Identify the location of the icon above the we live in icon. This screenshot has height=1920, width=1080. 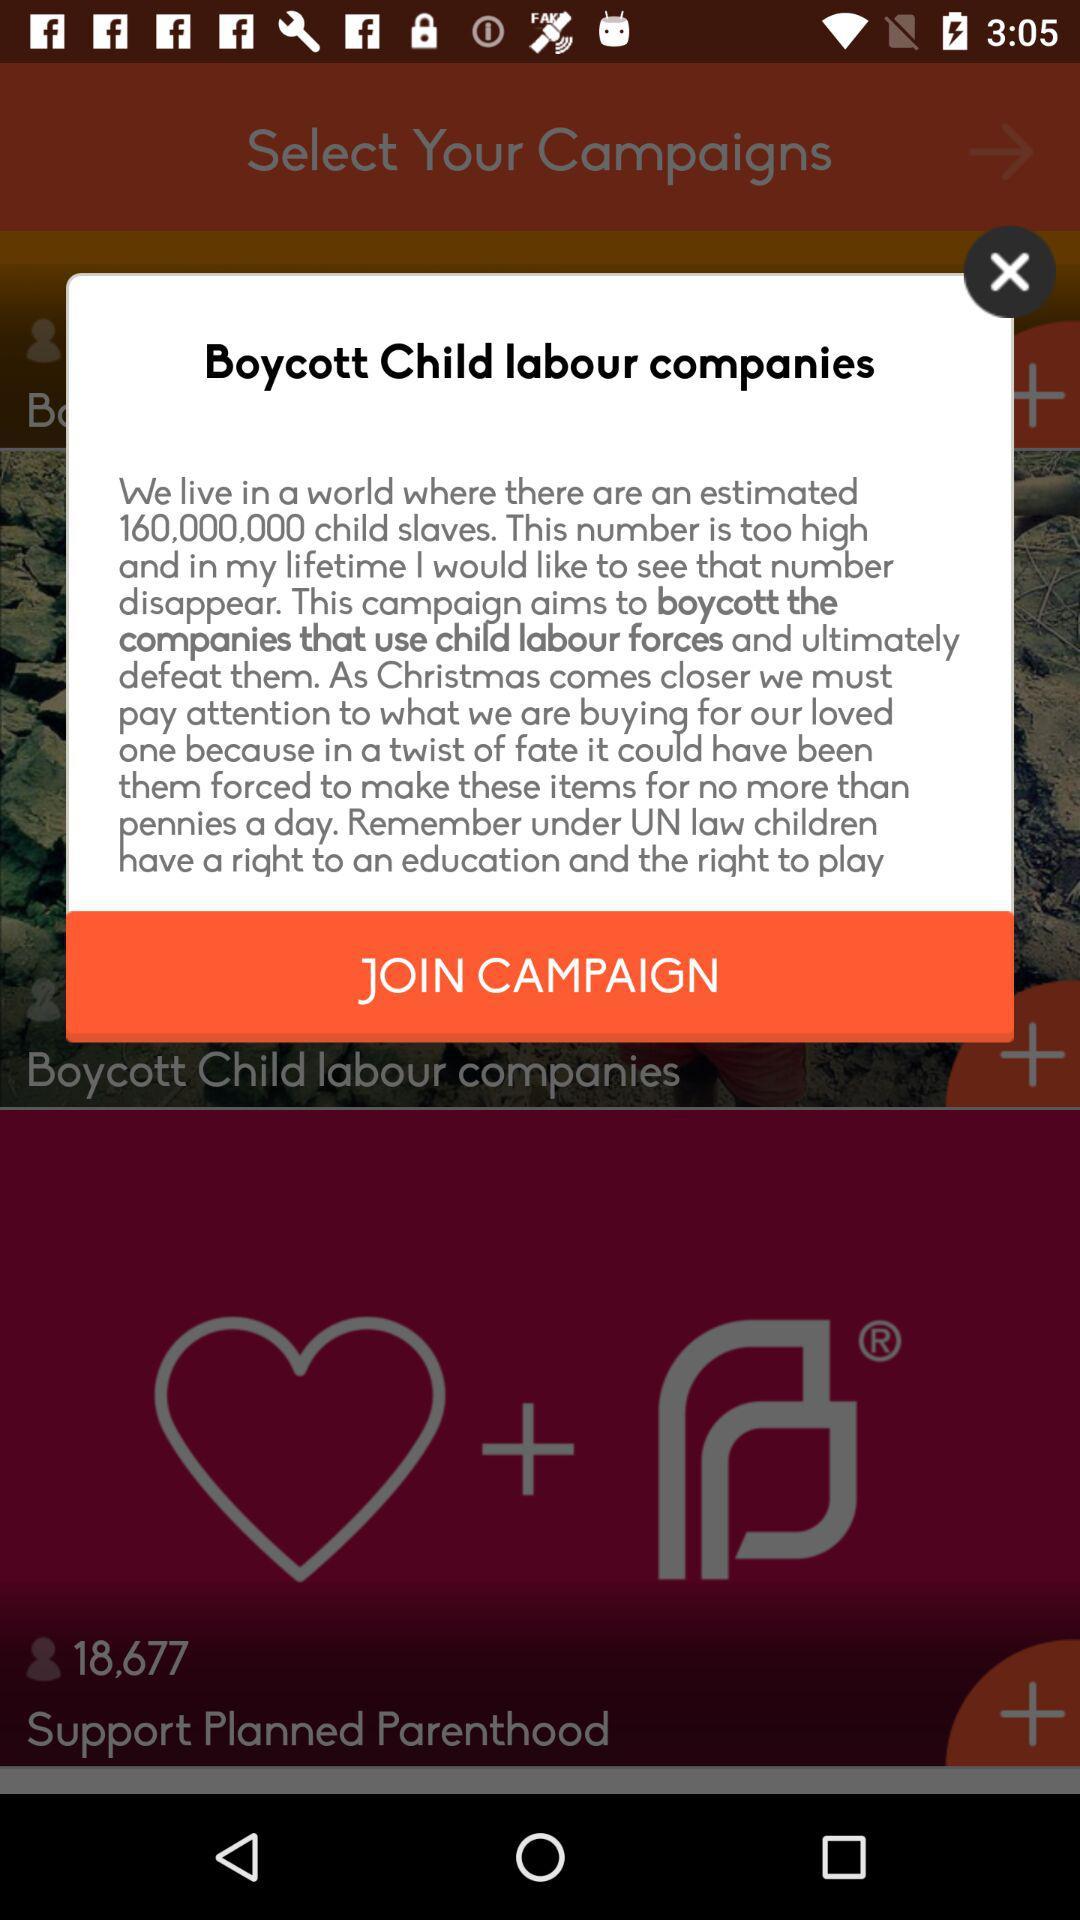
(1009, 270).